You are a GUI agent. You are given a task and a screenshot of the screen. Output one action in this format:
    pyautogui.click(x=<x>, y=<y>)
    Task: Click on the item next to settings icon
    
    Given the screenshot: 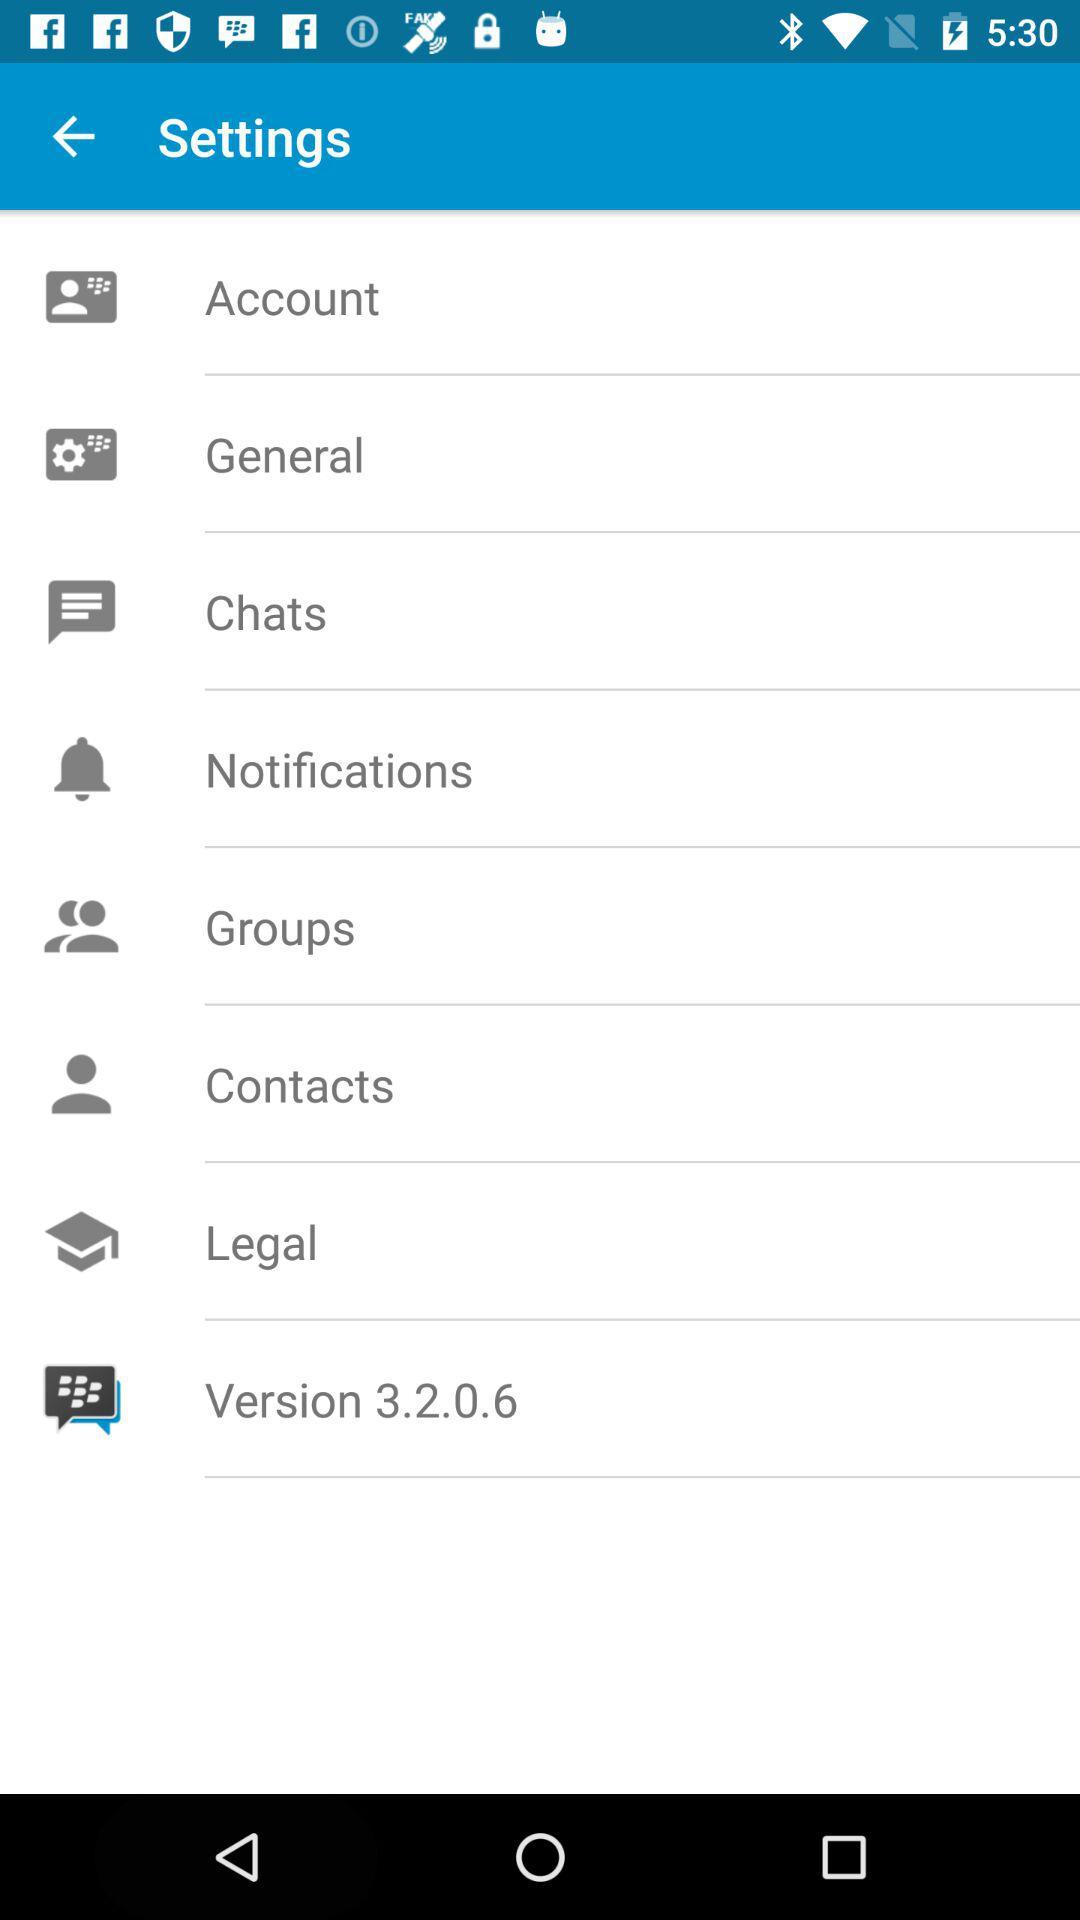 What is the action you would take?
    pyautogui.click(x=72, y=135)
    